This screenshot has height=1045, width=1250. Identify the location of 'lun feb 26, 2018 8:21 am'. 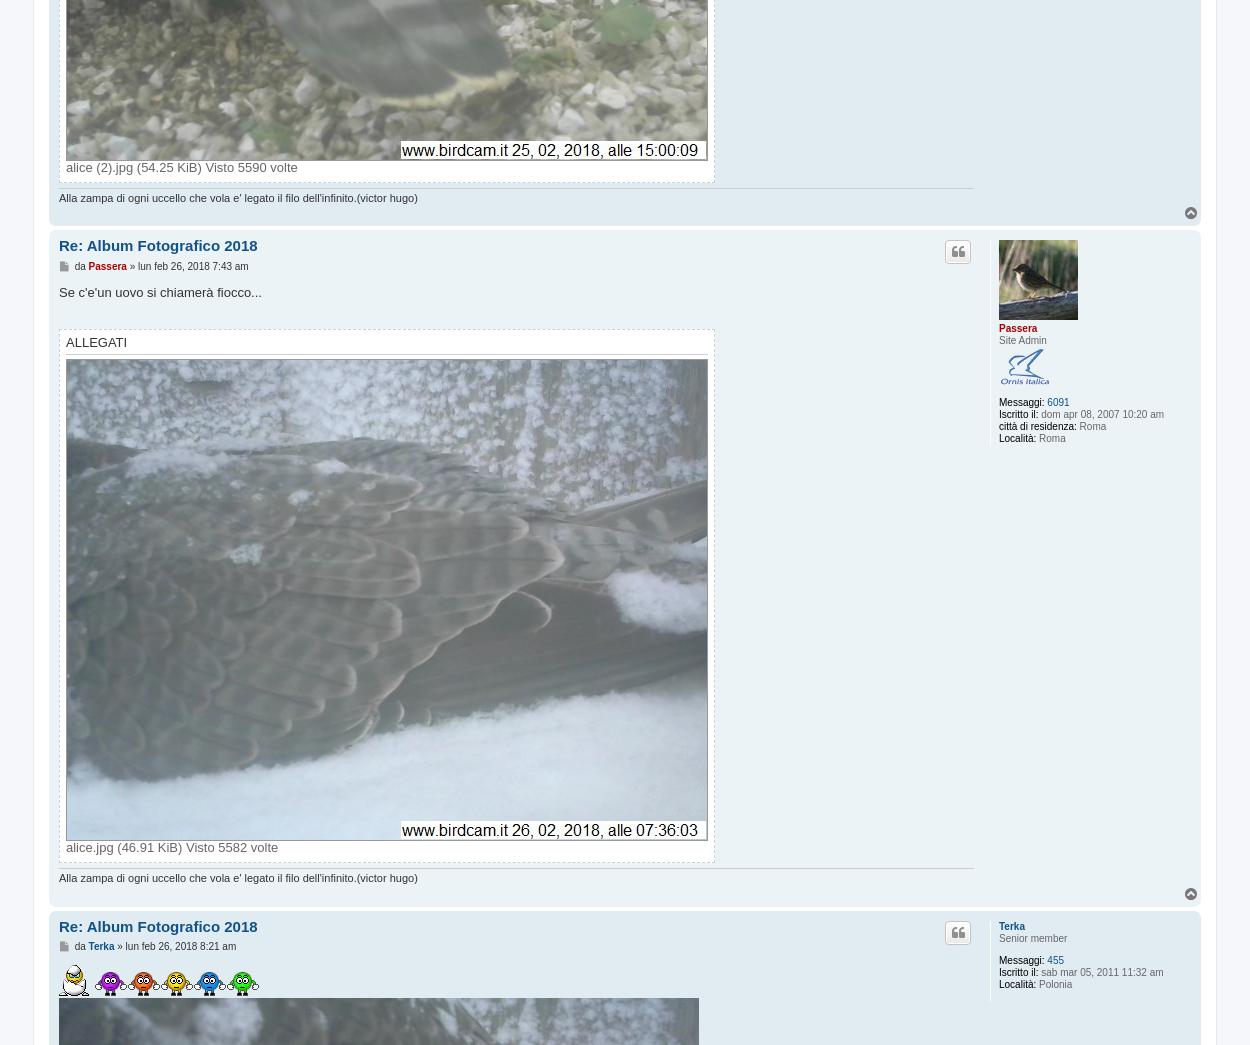
(180, 944).